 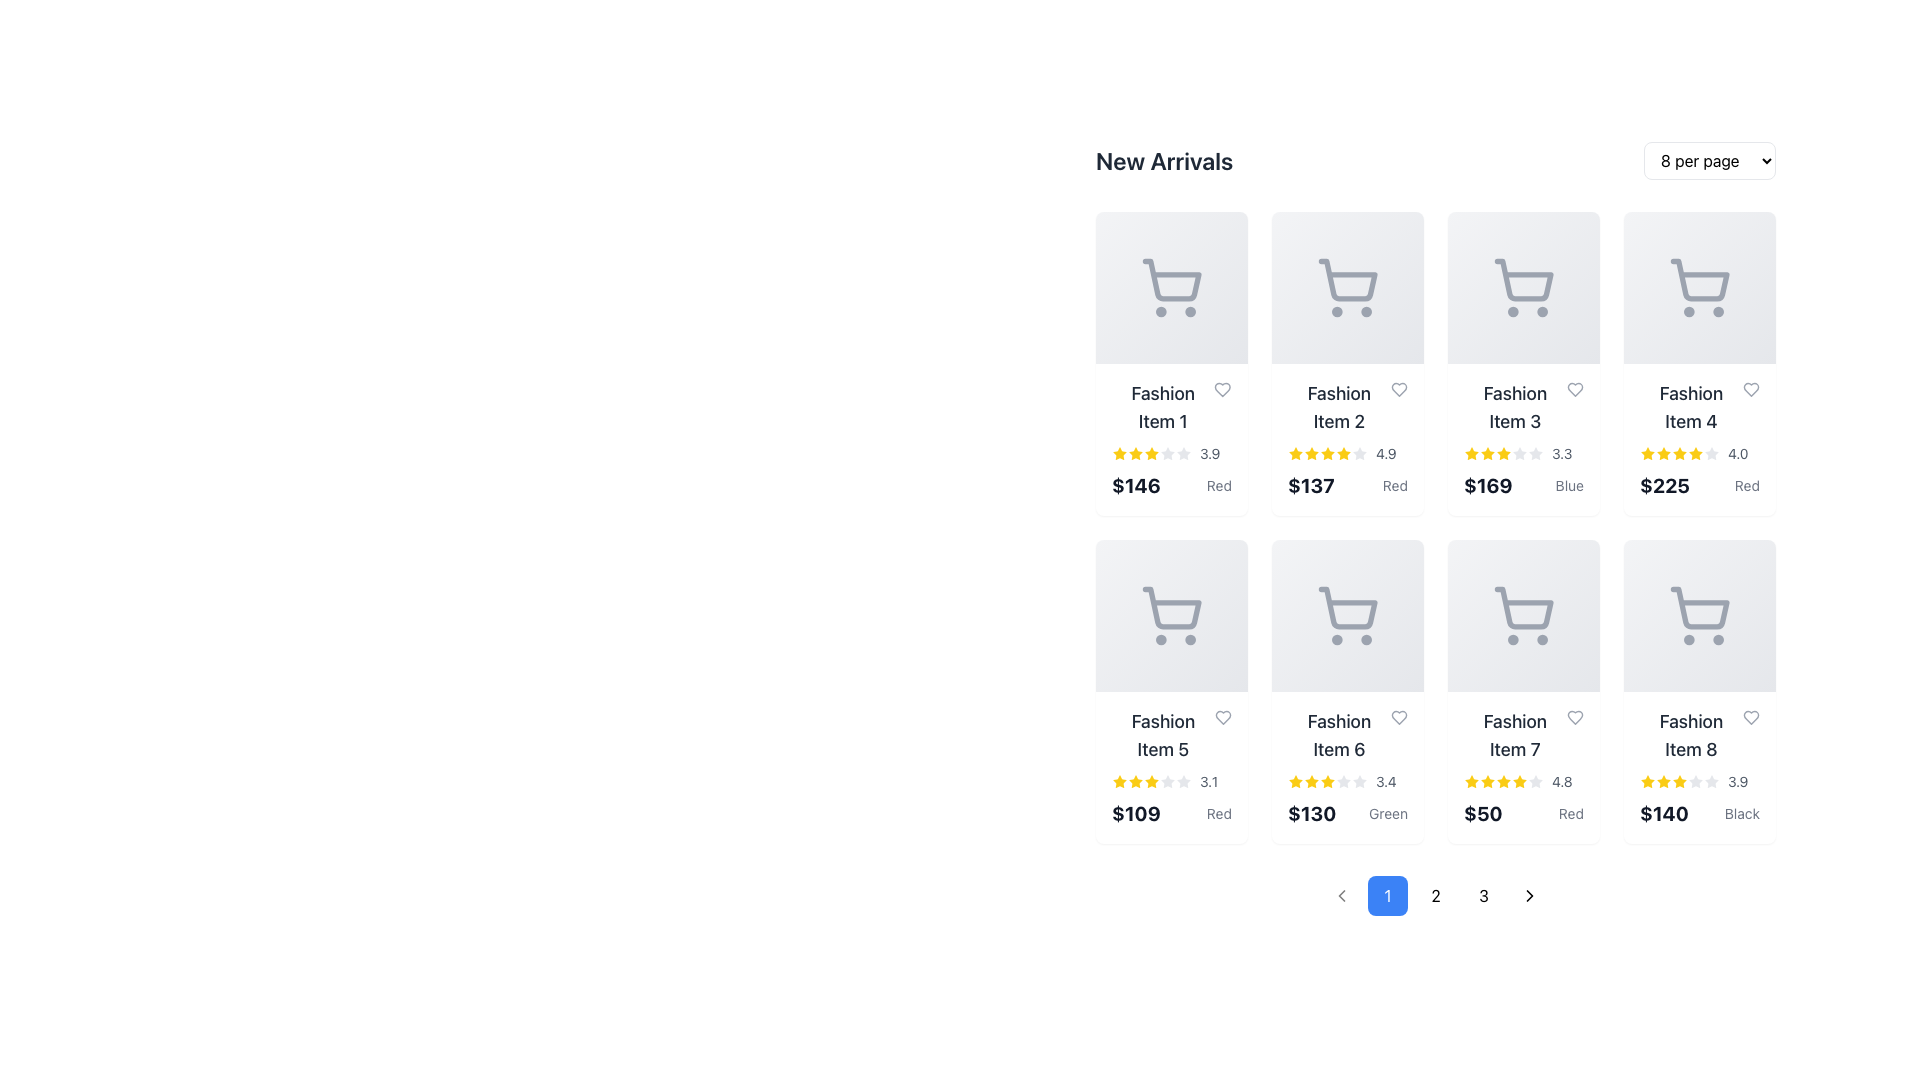 What do you see at coordinates (1570, 813) in the screenshot?
I see `the Text Label displaying 'Red' located in the details section of 'Fashion Item 7', positioned to the right of the price '$50' and below the product's rating` at bounding box center [1570, 813].